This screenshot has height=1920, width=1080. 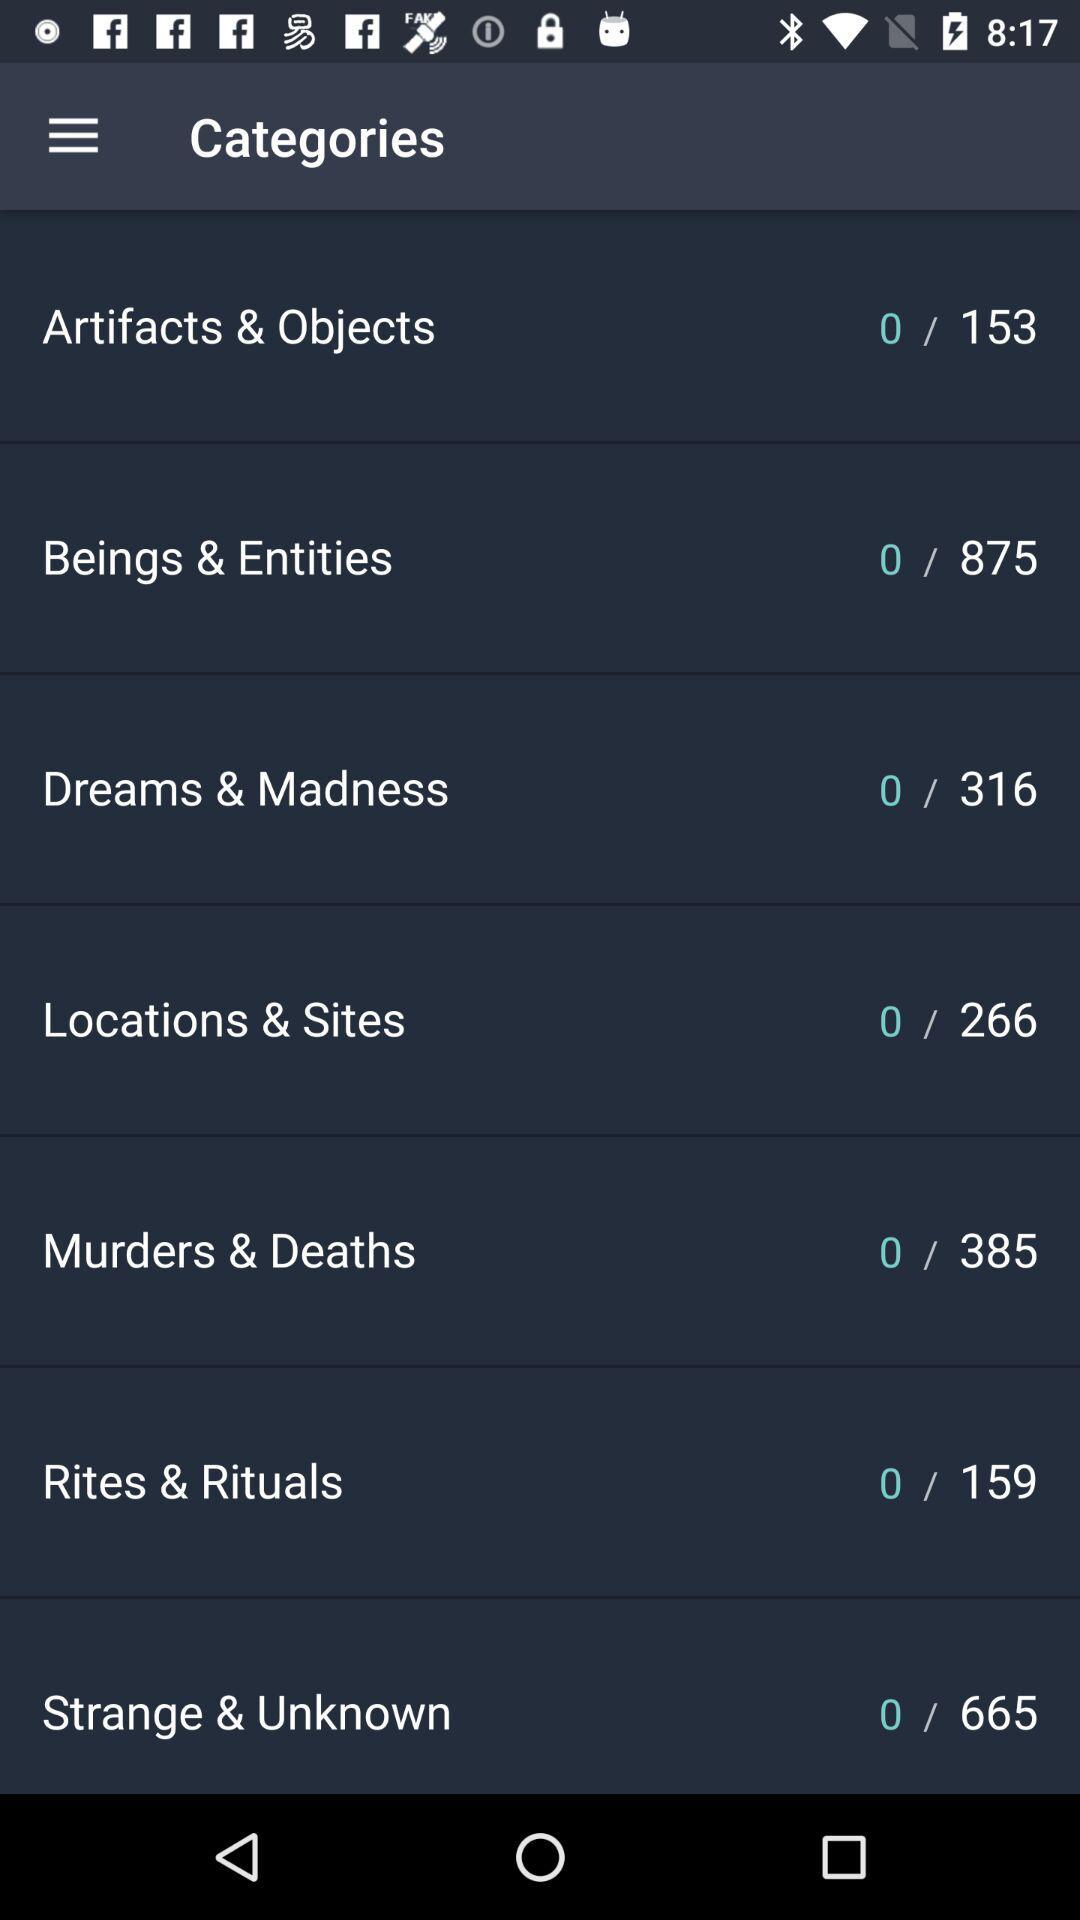 What do you see at coordinates (72, 135) in the screenshot?
I see `item to the left of categories item` at bounding box center [72, 135].